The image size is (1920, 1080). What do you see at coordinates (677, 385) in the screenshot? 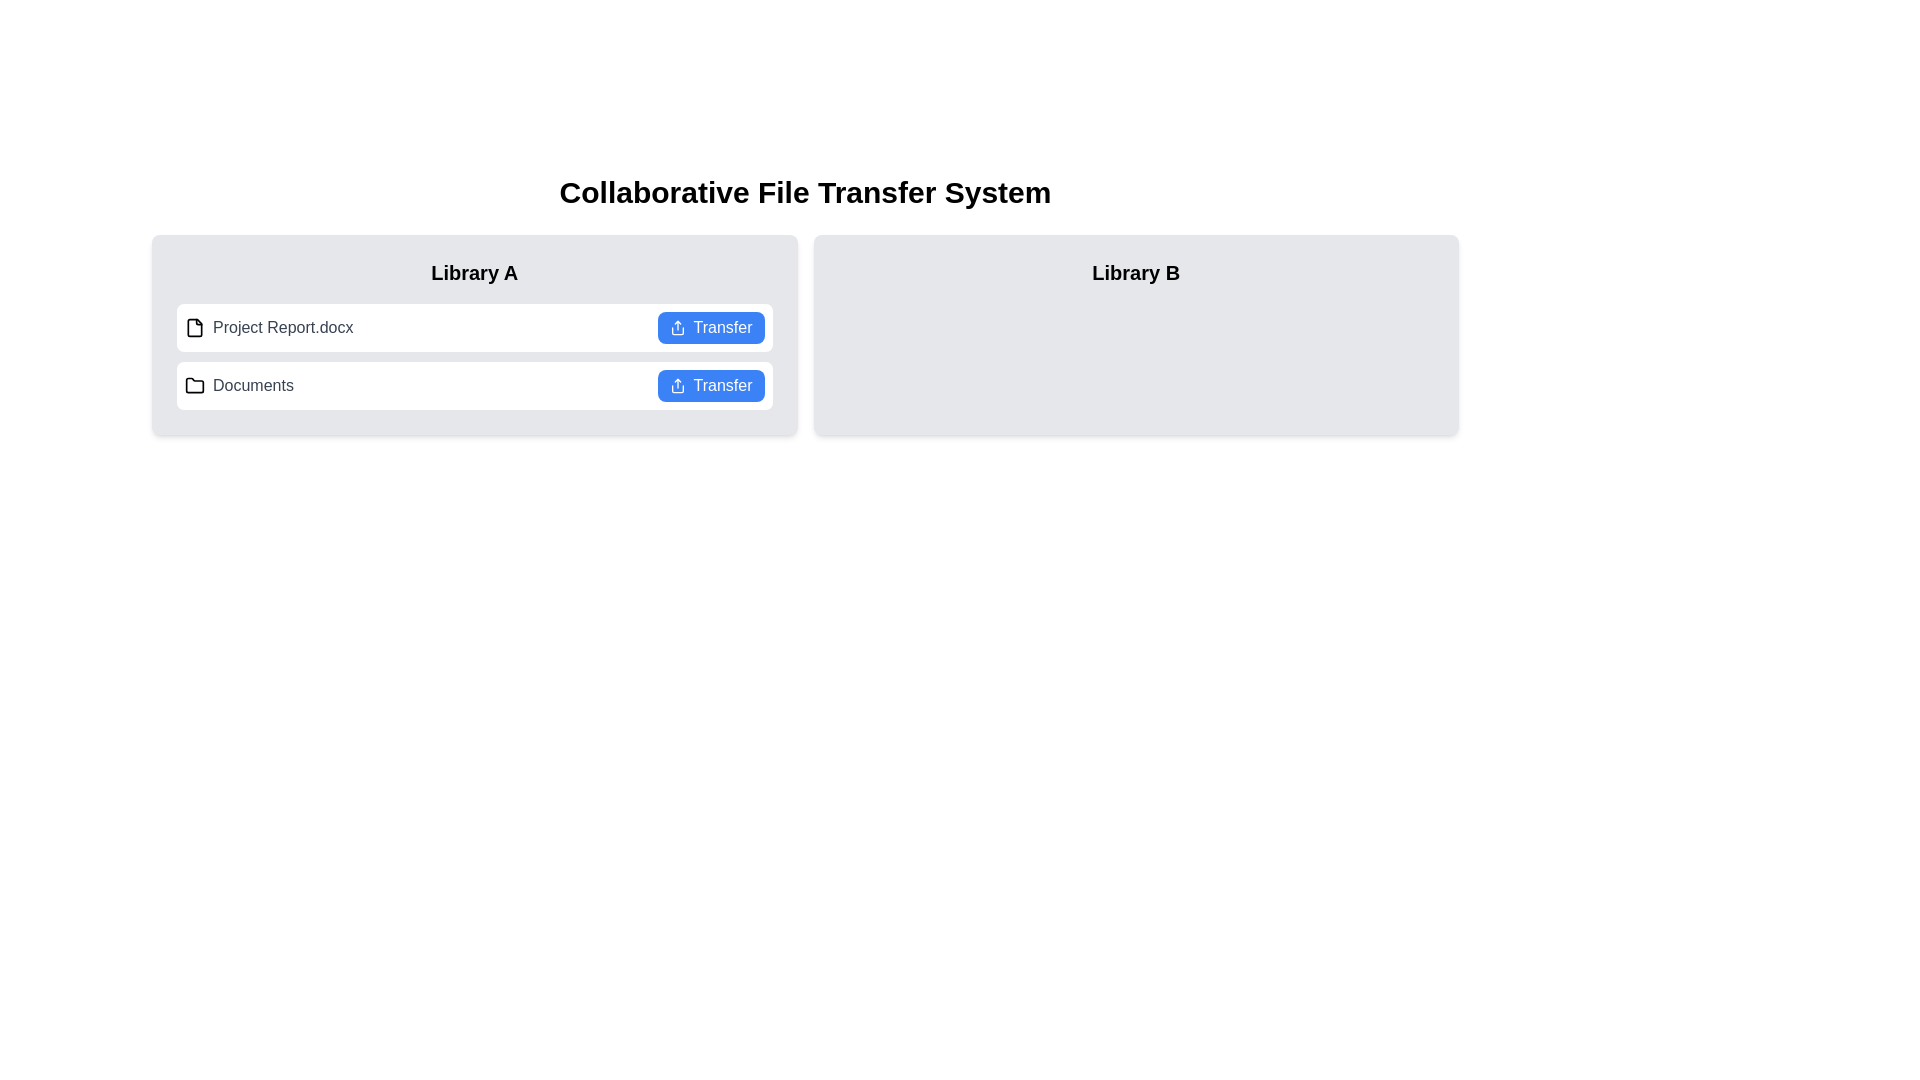
I see `the share icon, which is a white upward arrow styled as a vector icon on a blue rounded button labeled 'Transfer', positioned to the right of the text 'Documents' in the 'Library A' section` at bounding box center [677, 385].